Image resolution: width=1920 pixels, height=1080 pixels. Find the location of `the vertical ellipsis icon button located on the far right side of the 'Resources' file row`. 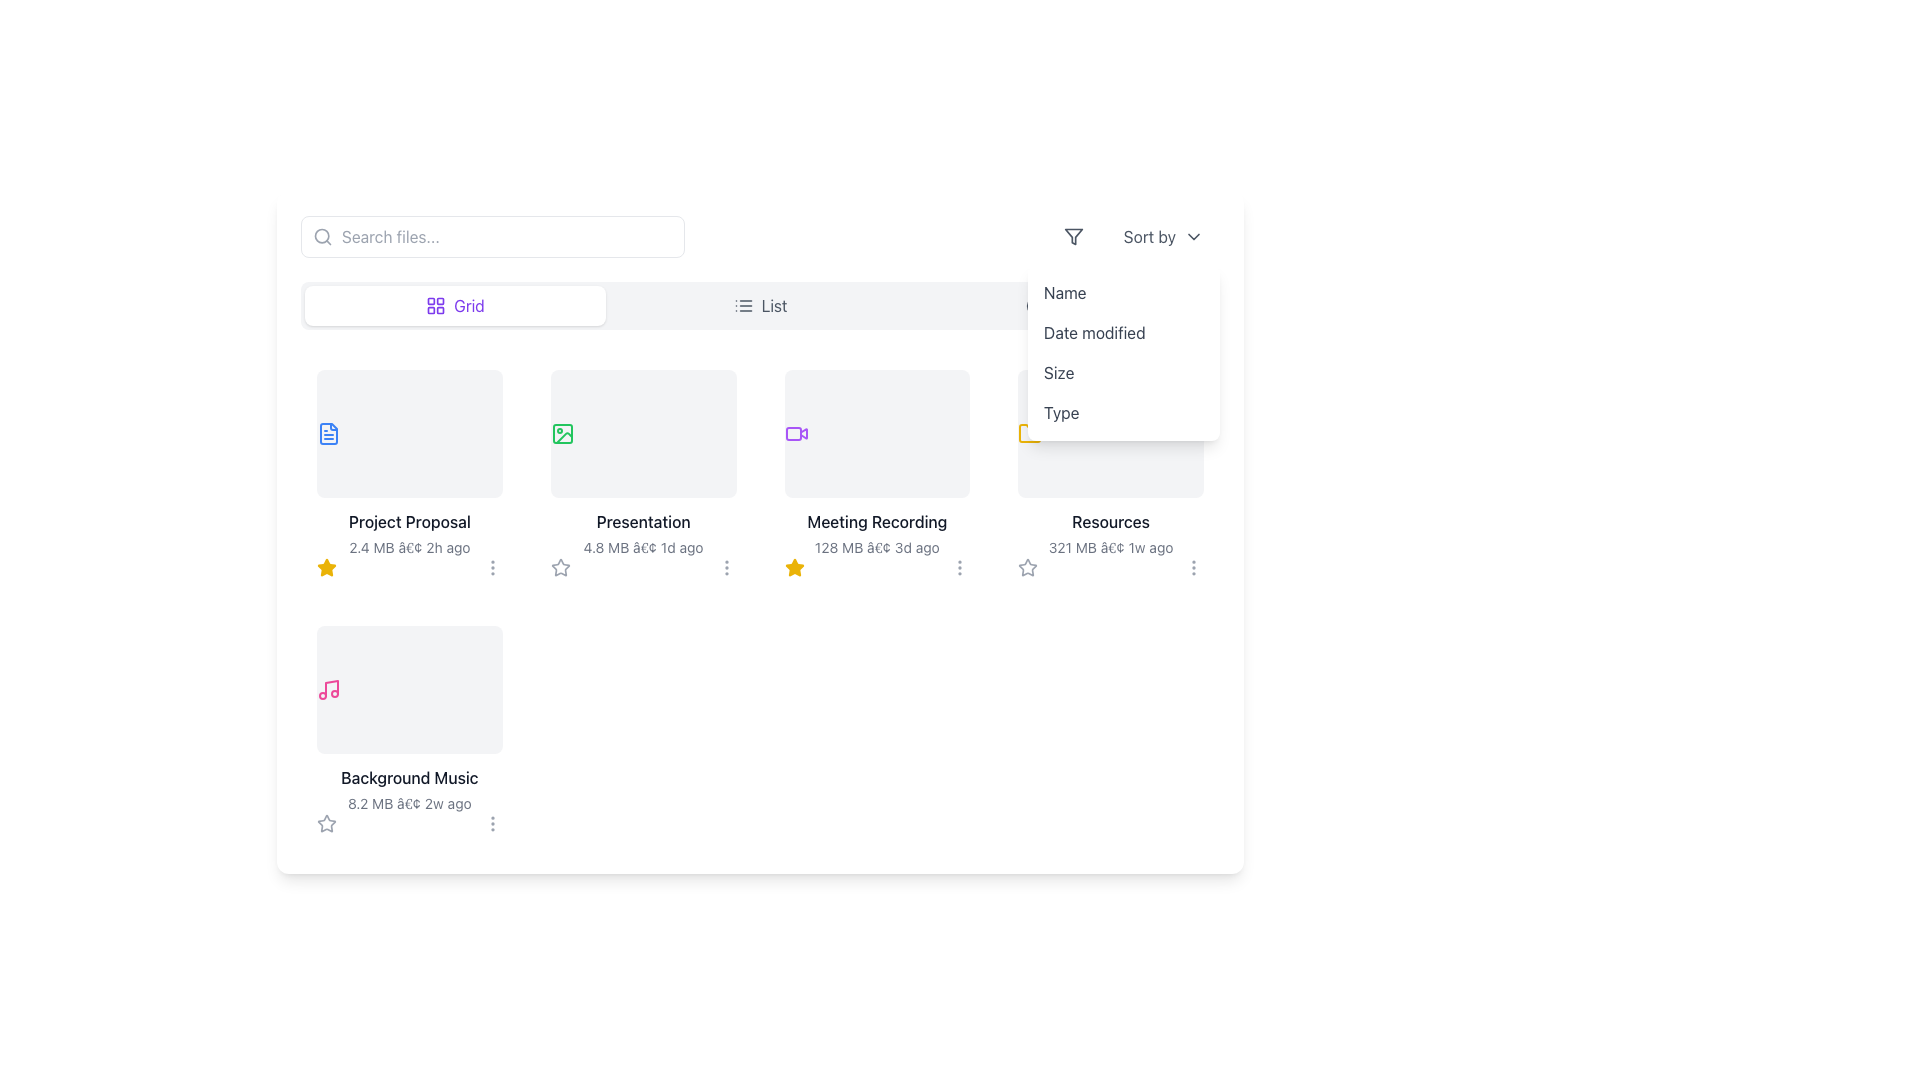

the vertical ellipsis icon button located on the far right side of the 'Resources' file row is located at coordinates (1194, 567).